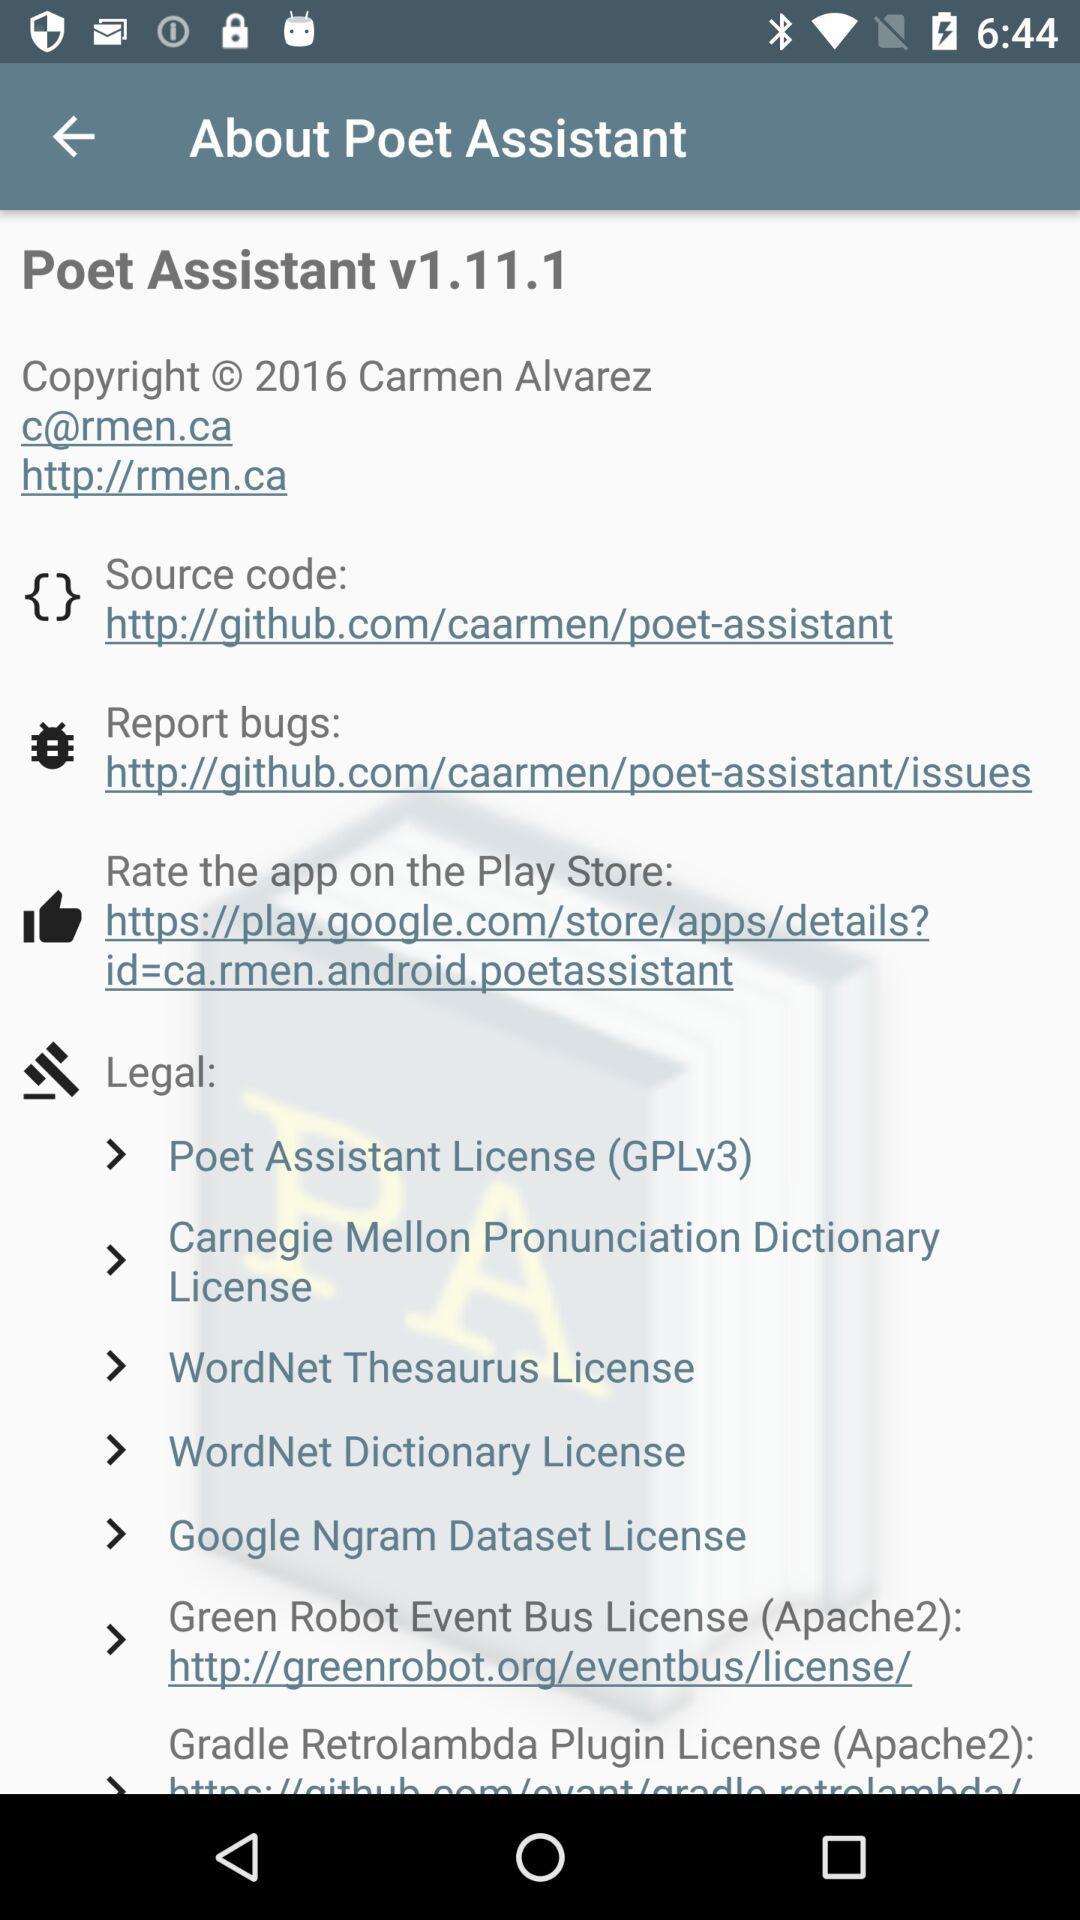 The width and height of the screenshot is (1080, 1920). What do you see at coordinates (456, 595) in the screenshot?
I see `2 lines text which is above report bugs on the page` at bounding box center [456, 595].